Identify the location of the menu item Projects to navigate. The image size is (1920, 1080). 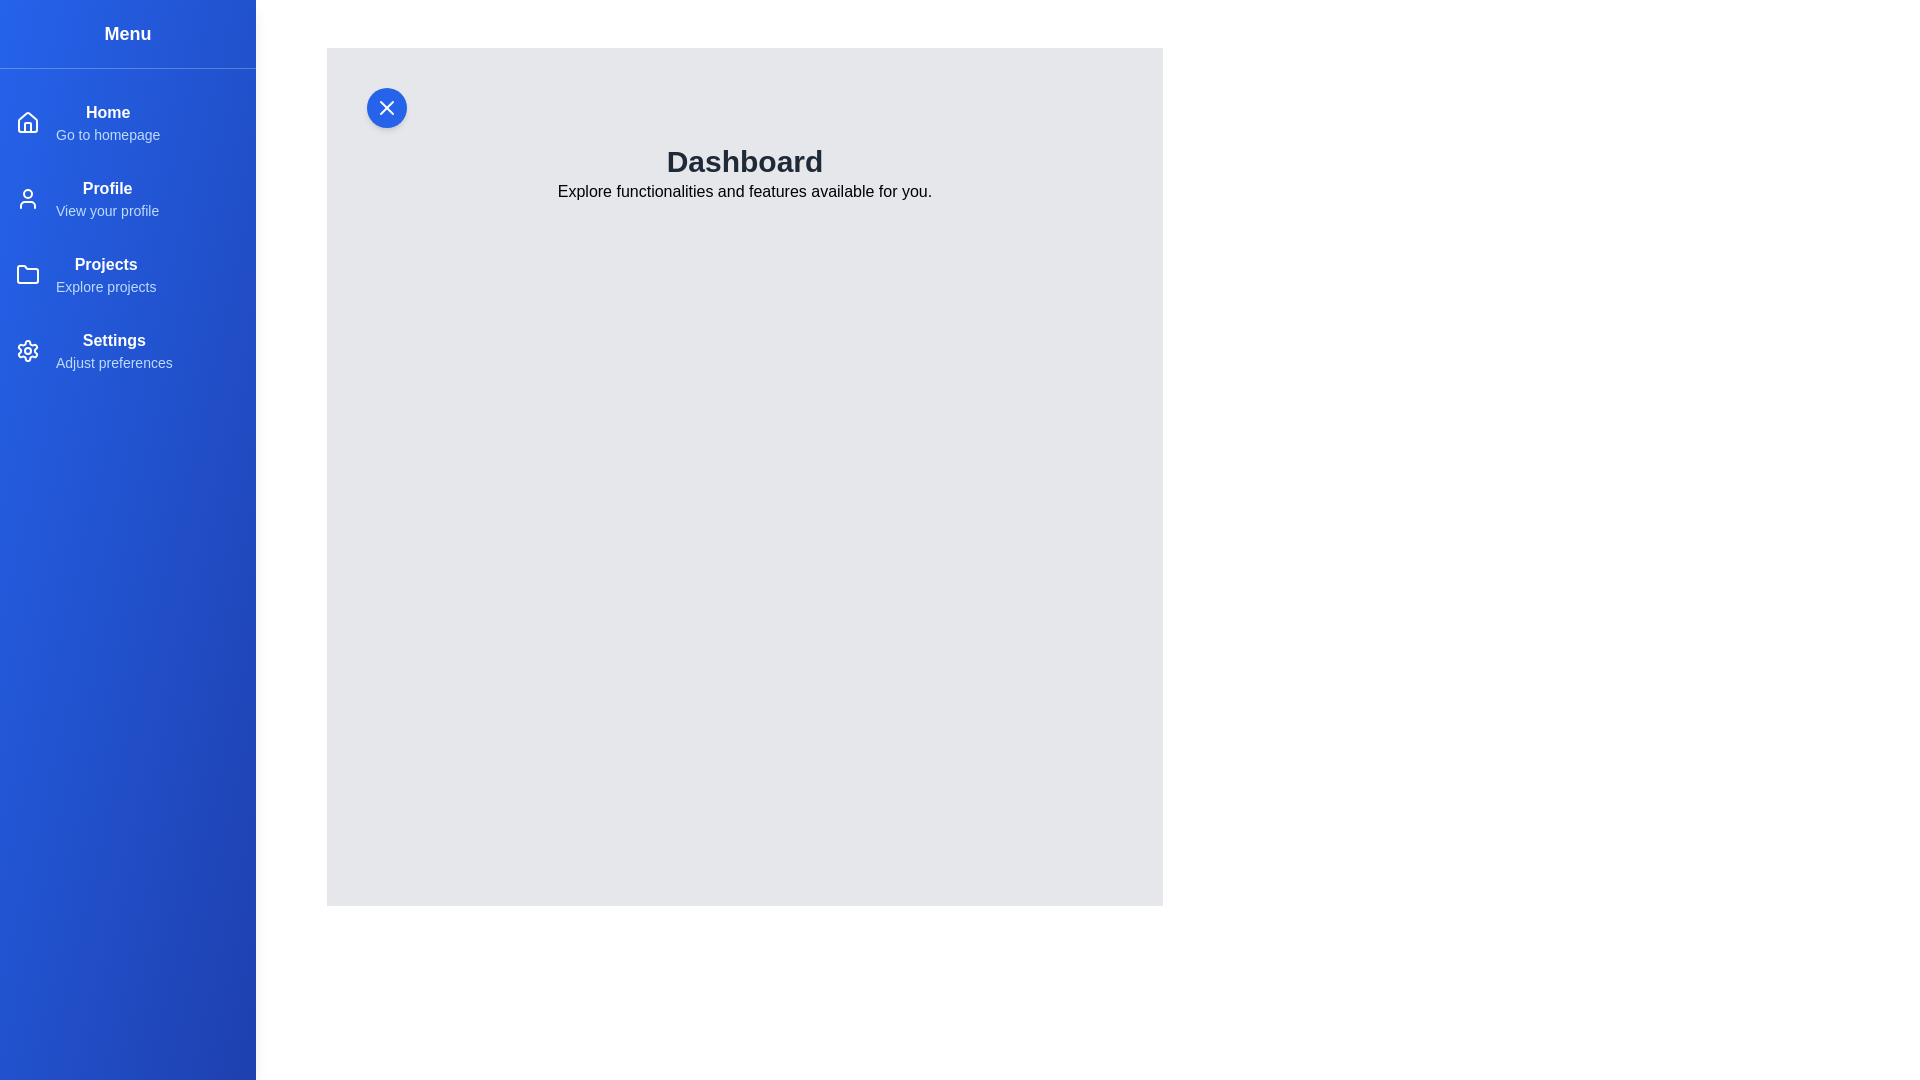
(105, 263).